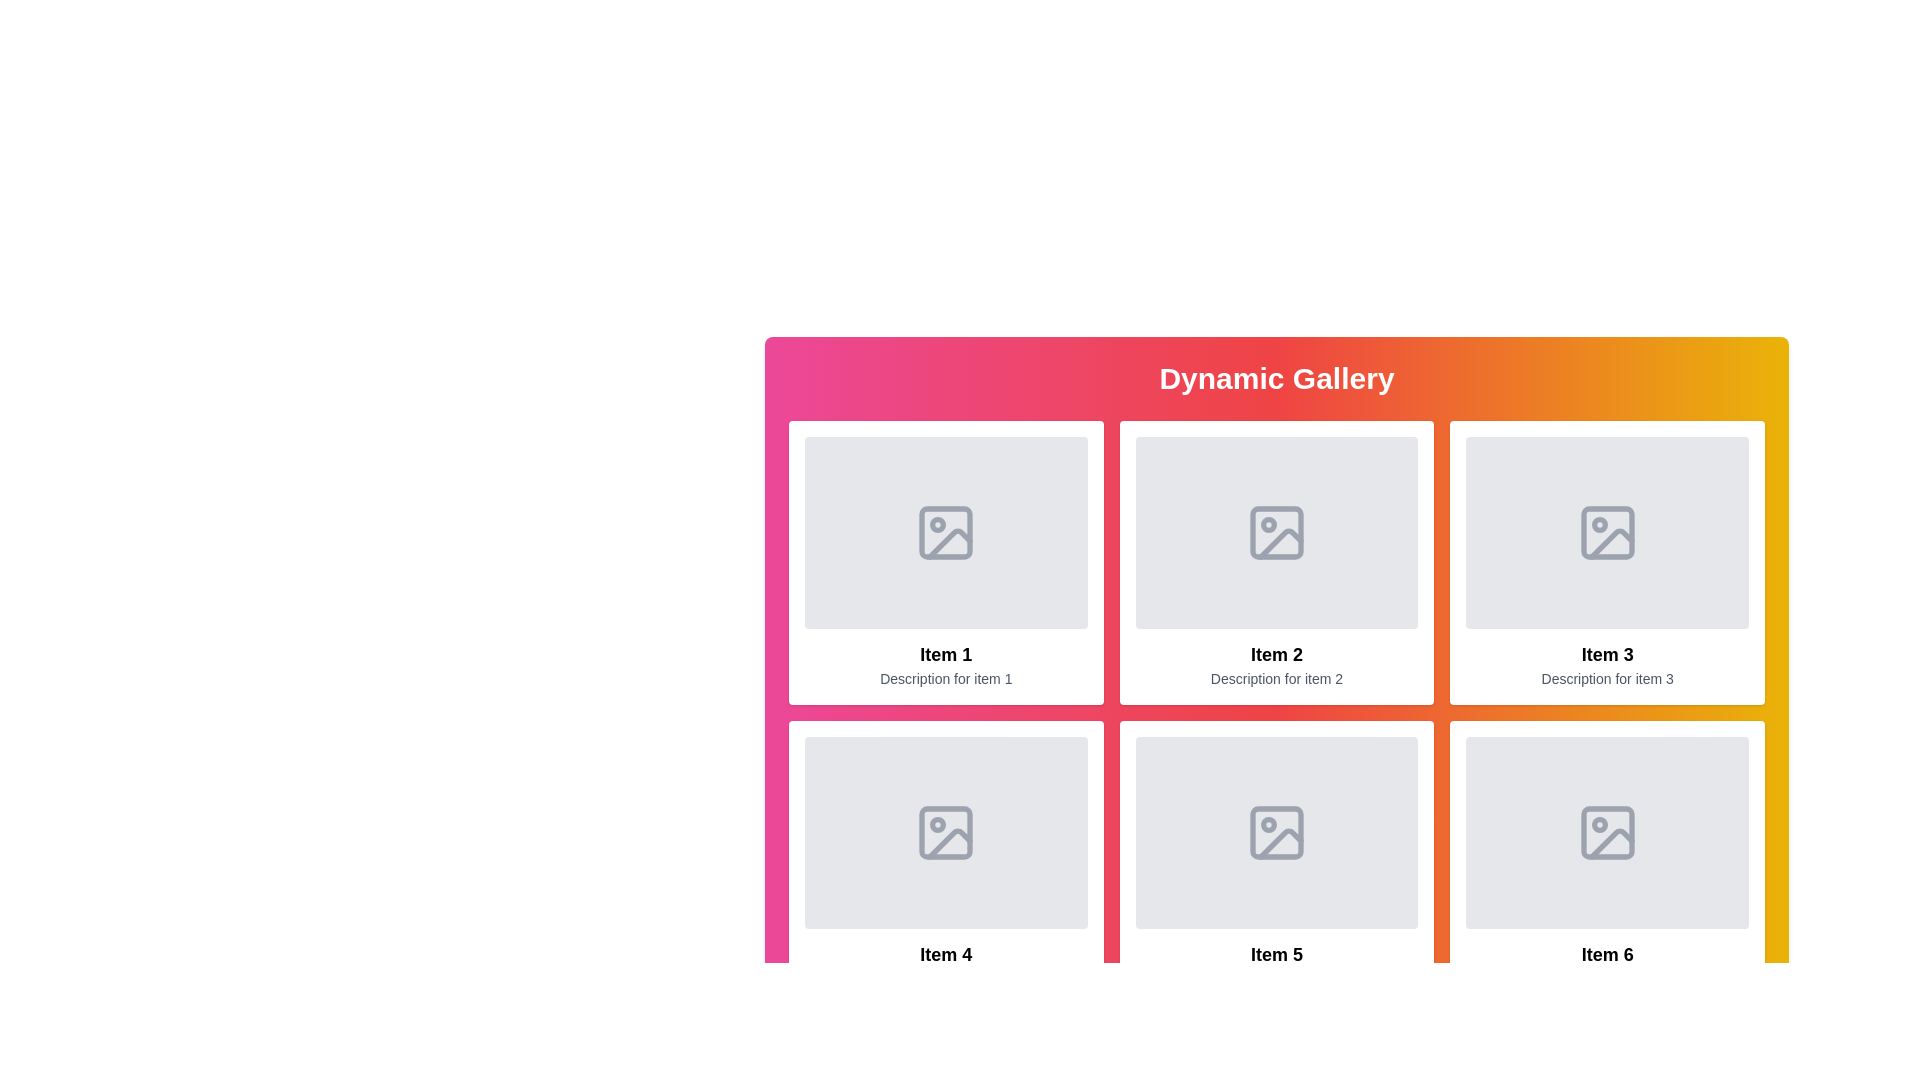  I want to click on the static text label displaying 'Item 4' located in the bottom-left card of the grid layout under 'Dynamic Gallery', so click(945, 954).